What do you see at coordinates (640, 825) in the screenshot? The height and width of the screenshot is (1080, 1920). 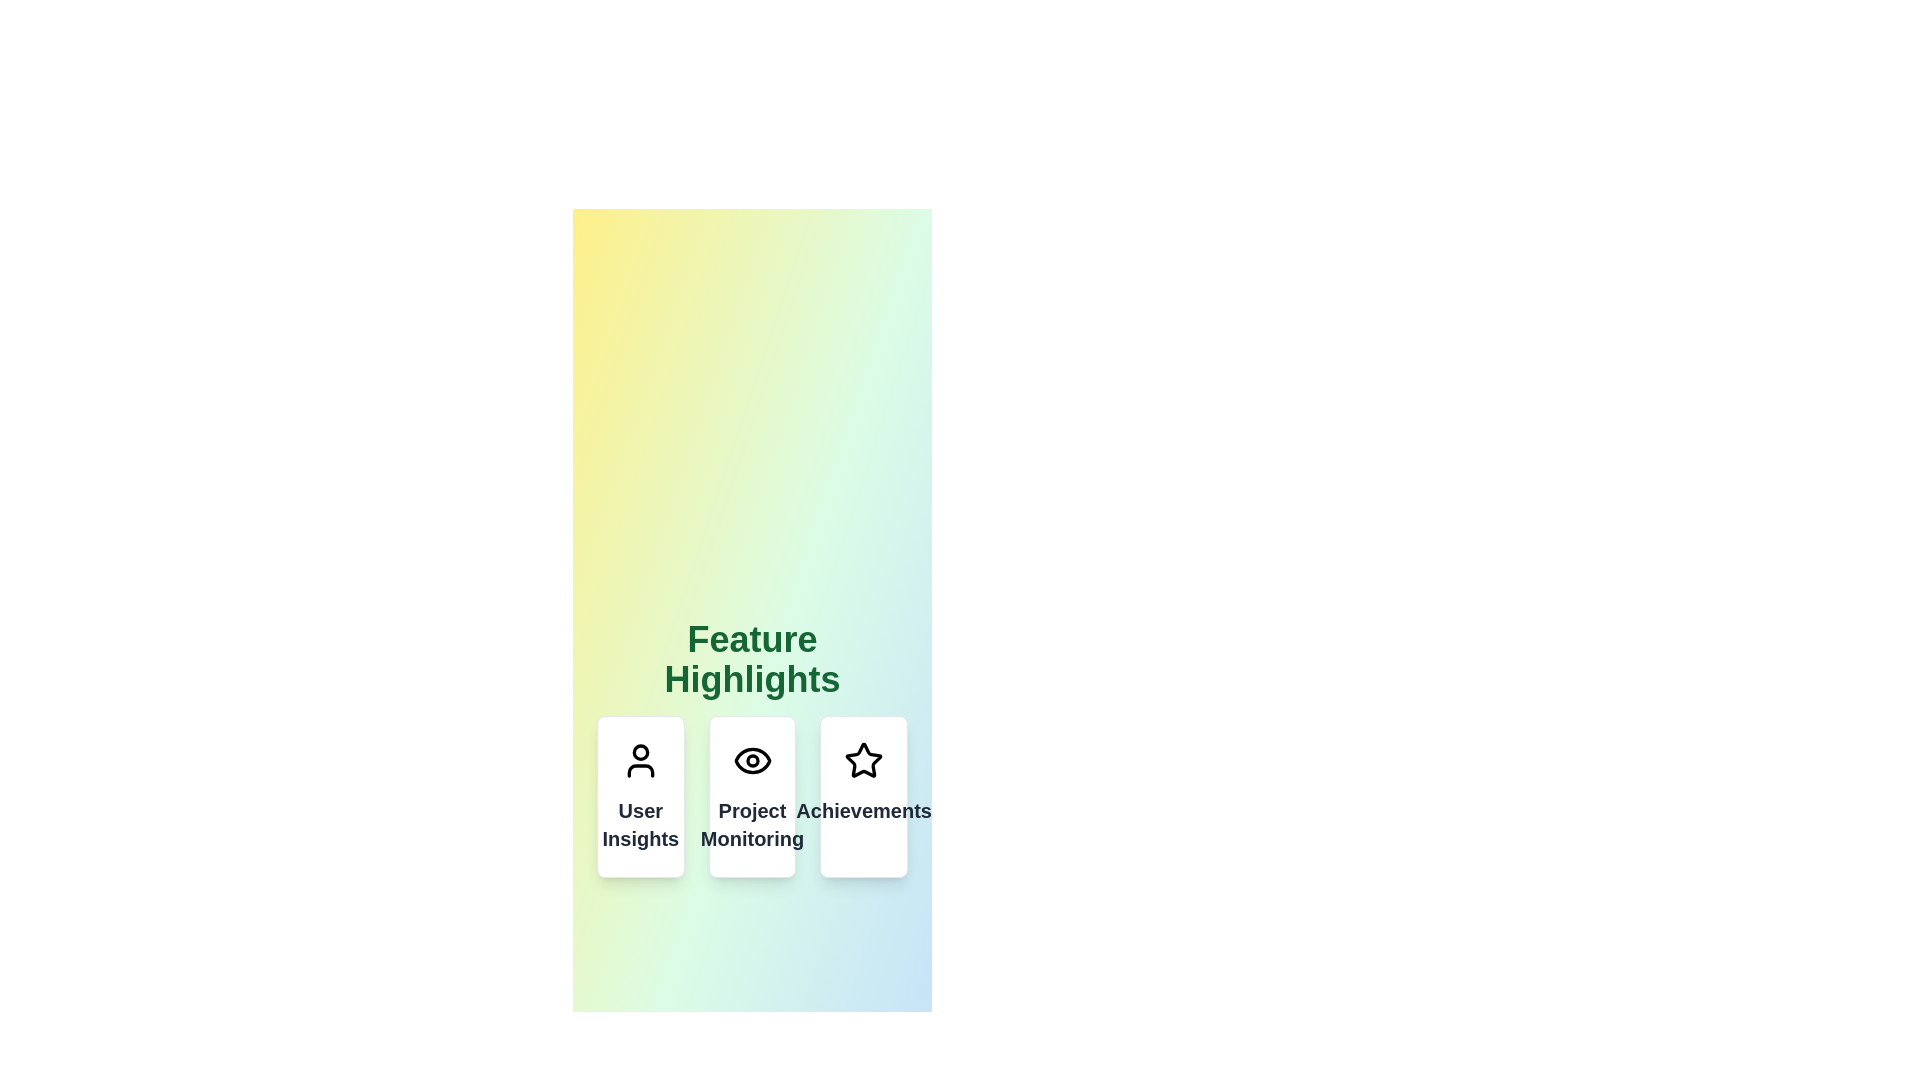 I see `'User Insights' label text located in the first card from the left, below the user silhouette icon, to understand the card's purpose` at bounding box center [640, 825].